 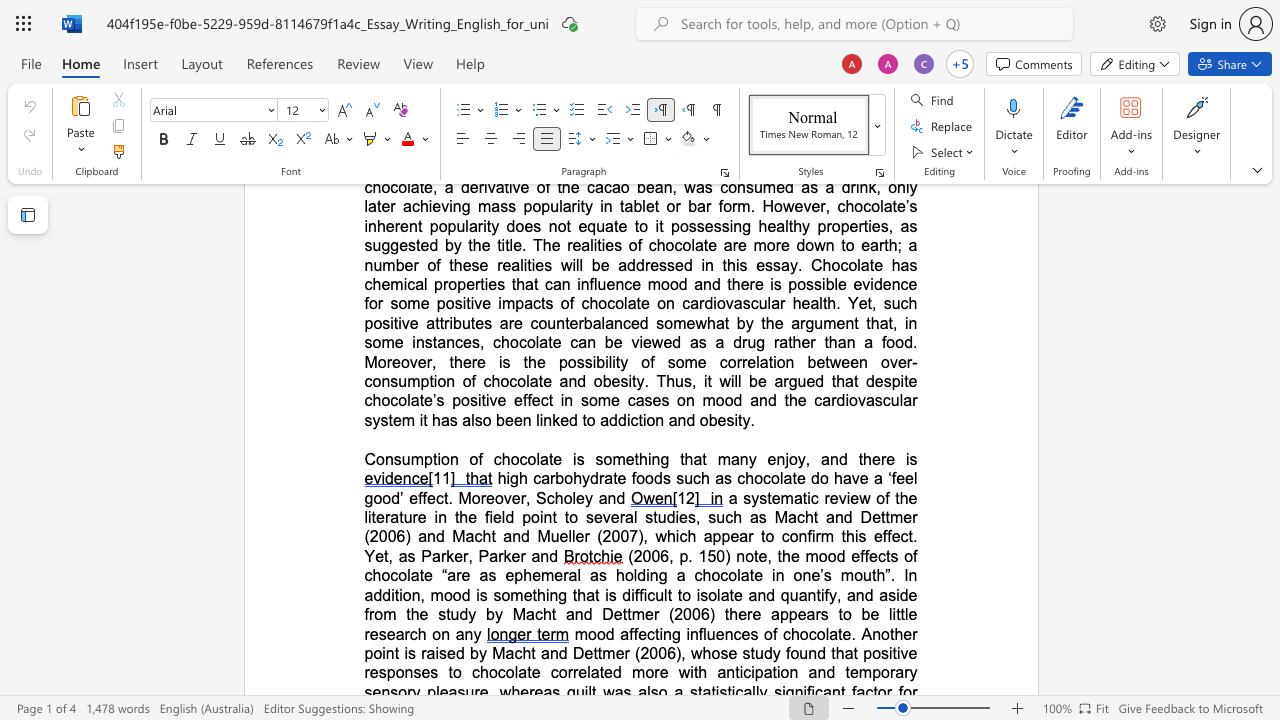 I want to click on the space between the continuous character "d" and "y" in the text, so click(x=467, y=613).